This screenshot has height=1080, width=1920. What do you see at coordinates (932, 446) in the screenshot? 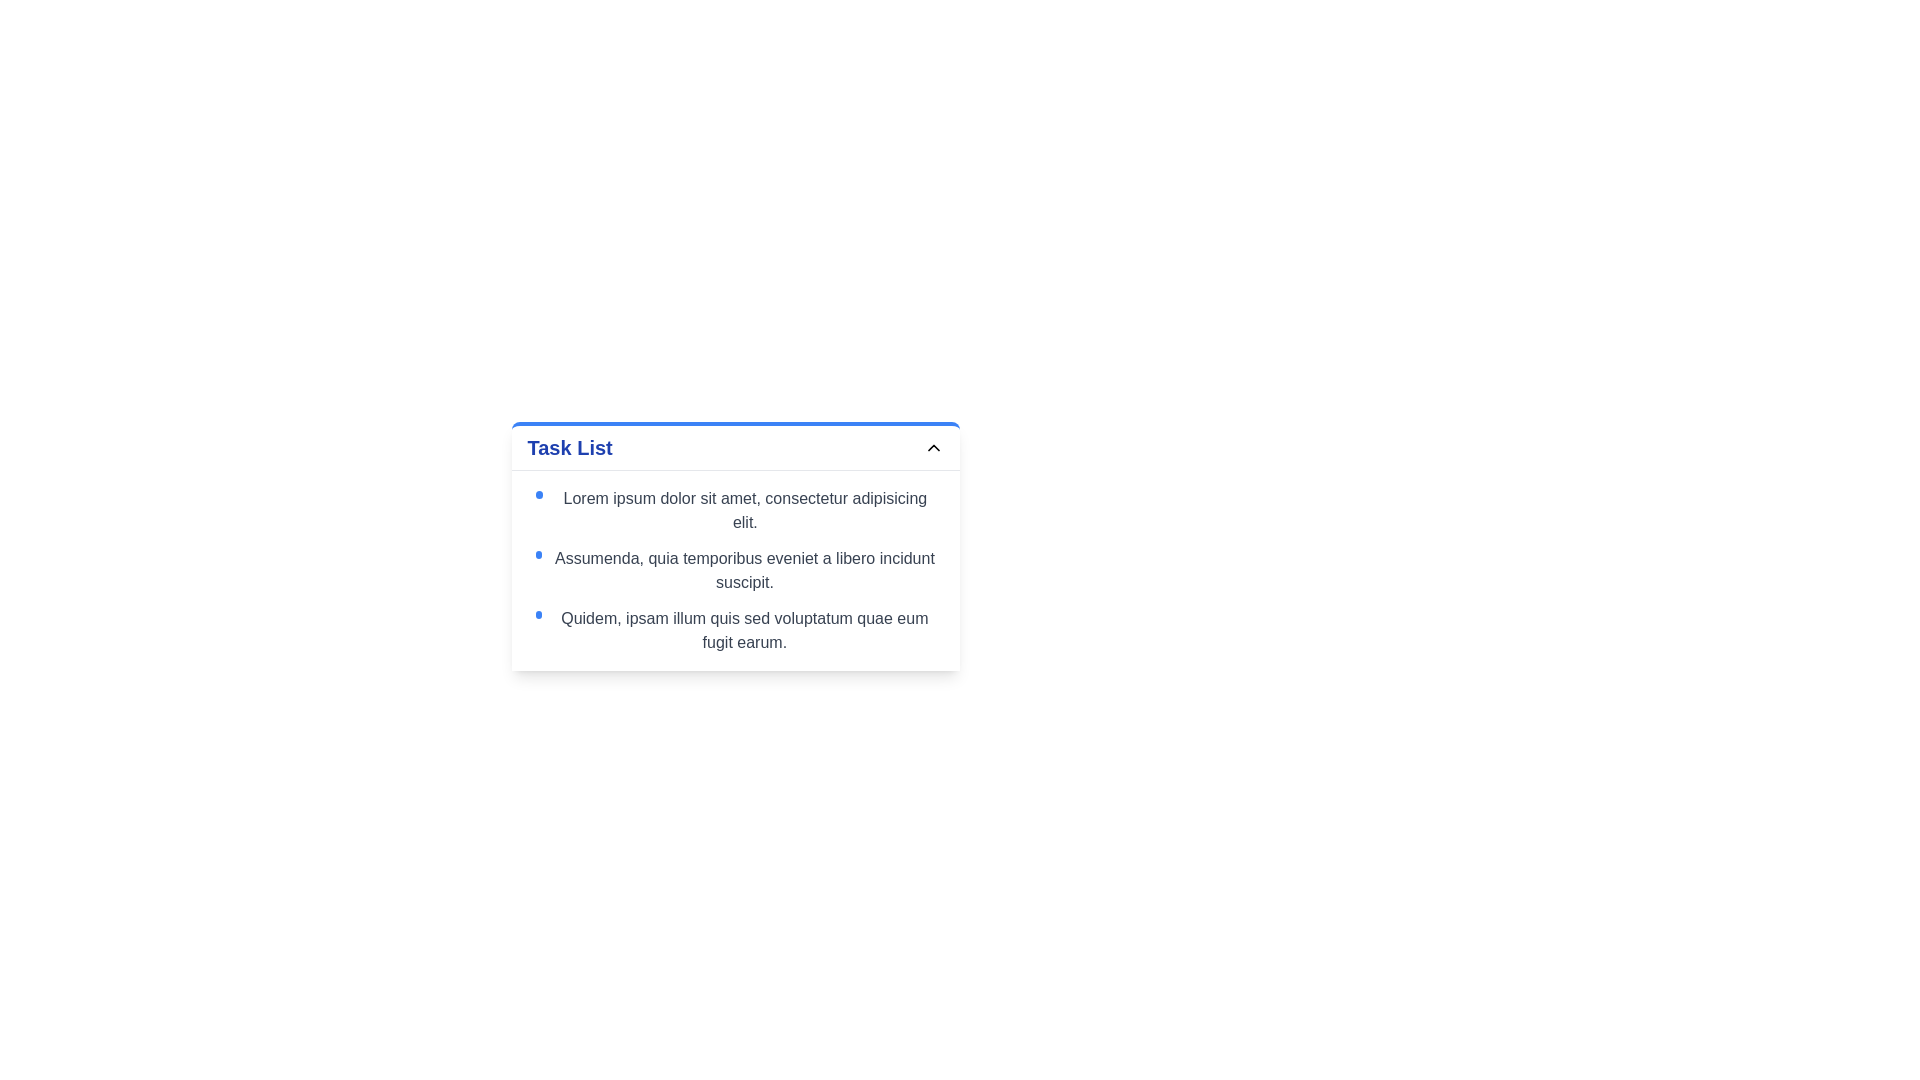
I see `the upward-pointing chevron icon adjacent to the 'Task List' heading` at bounding box center [932, 446].